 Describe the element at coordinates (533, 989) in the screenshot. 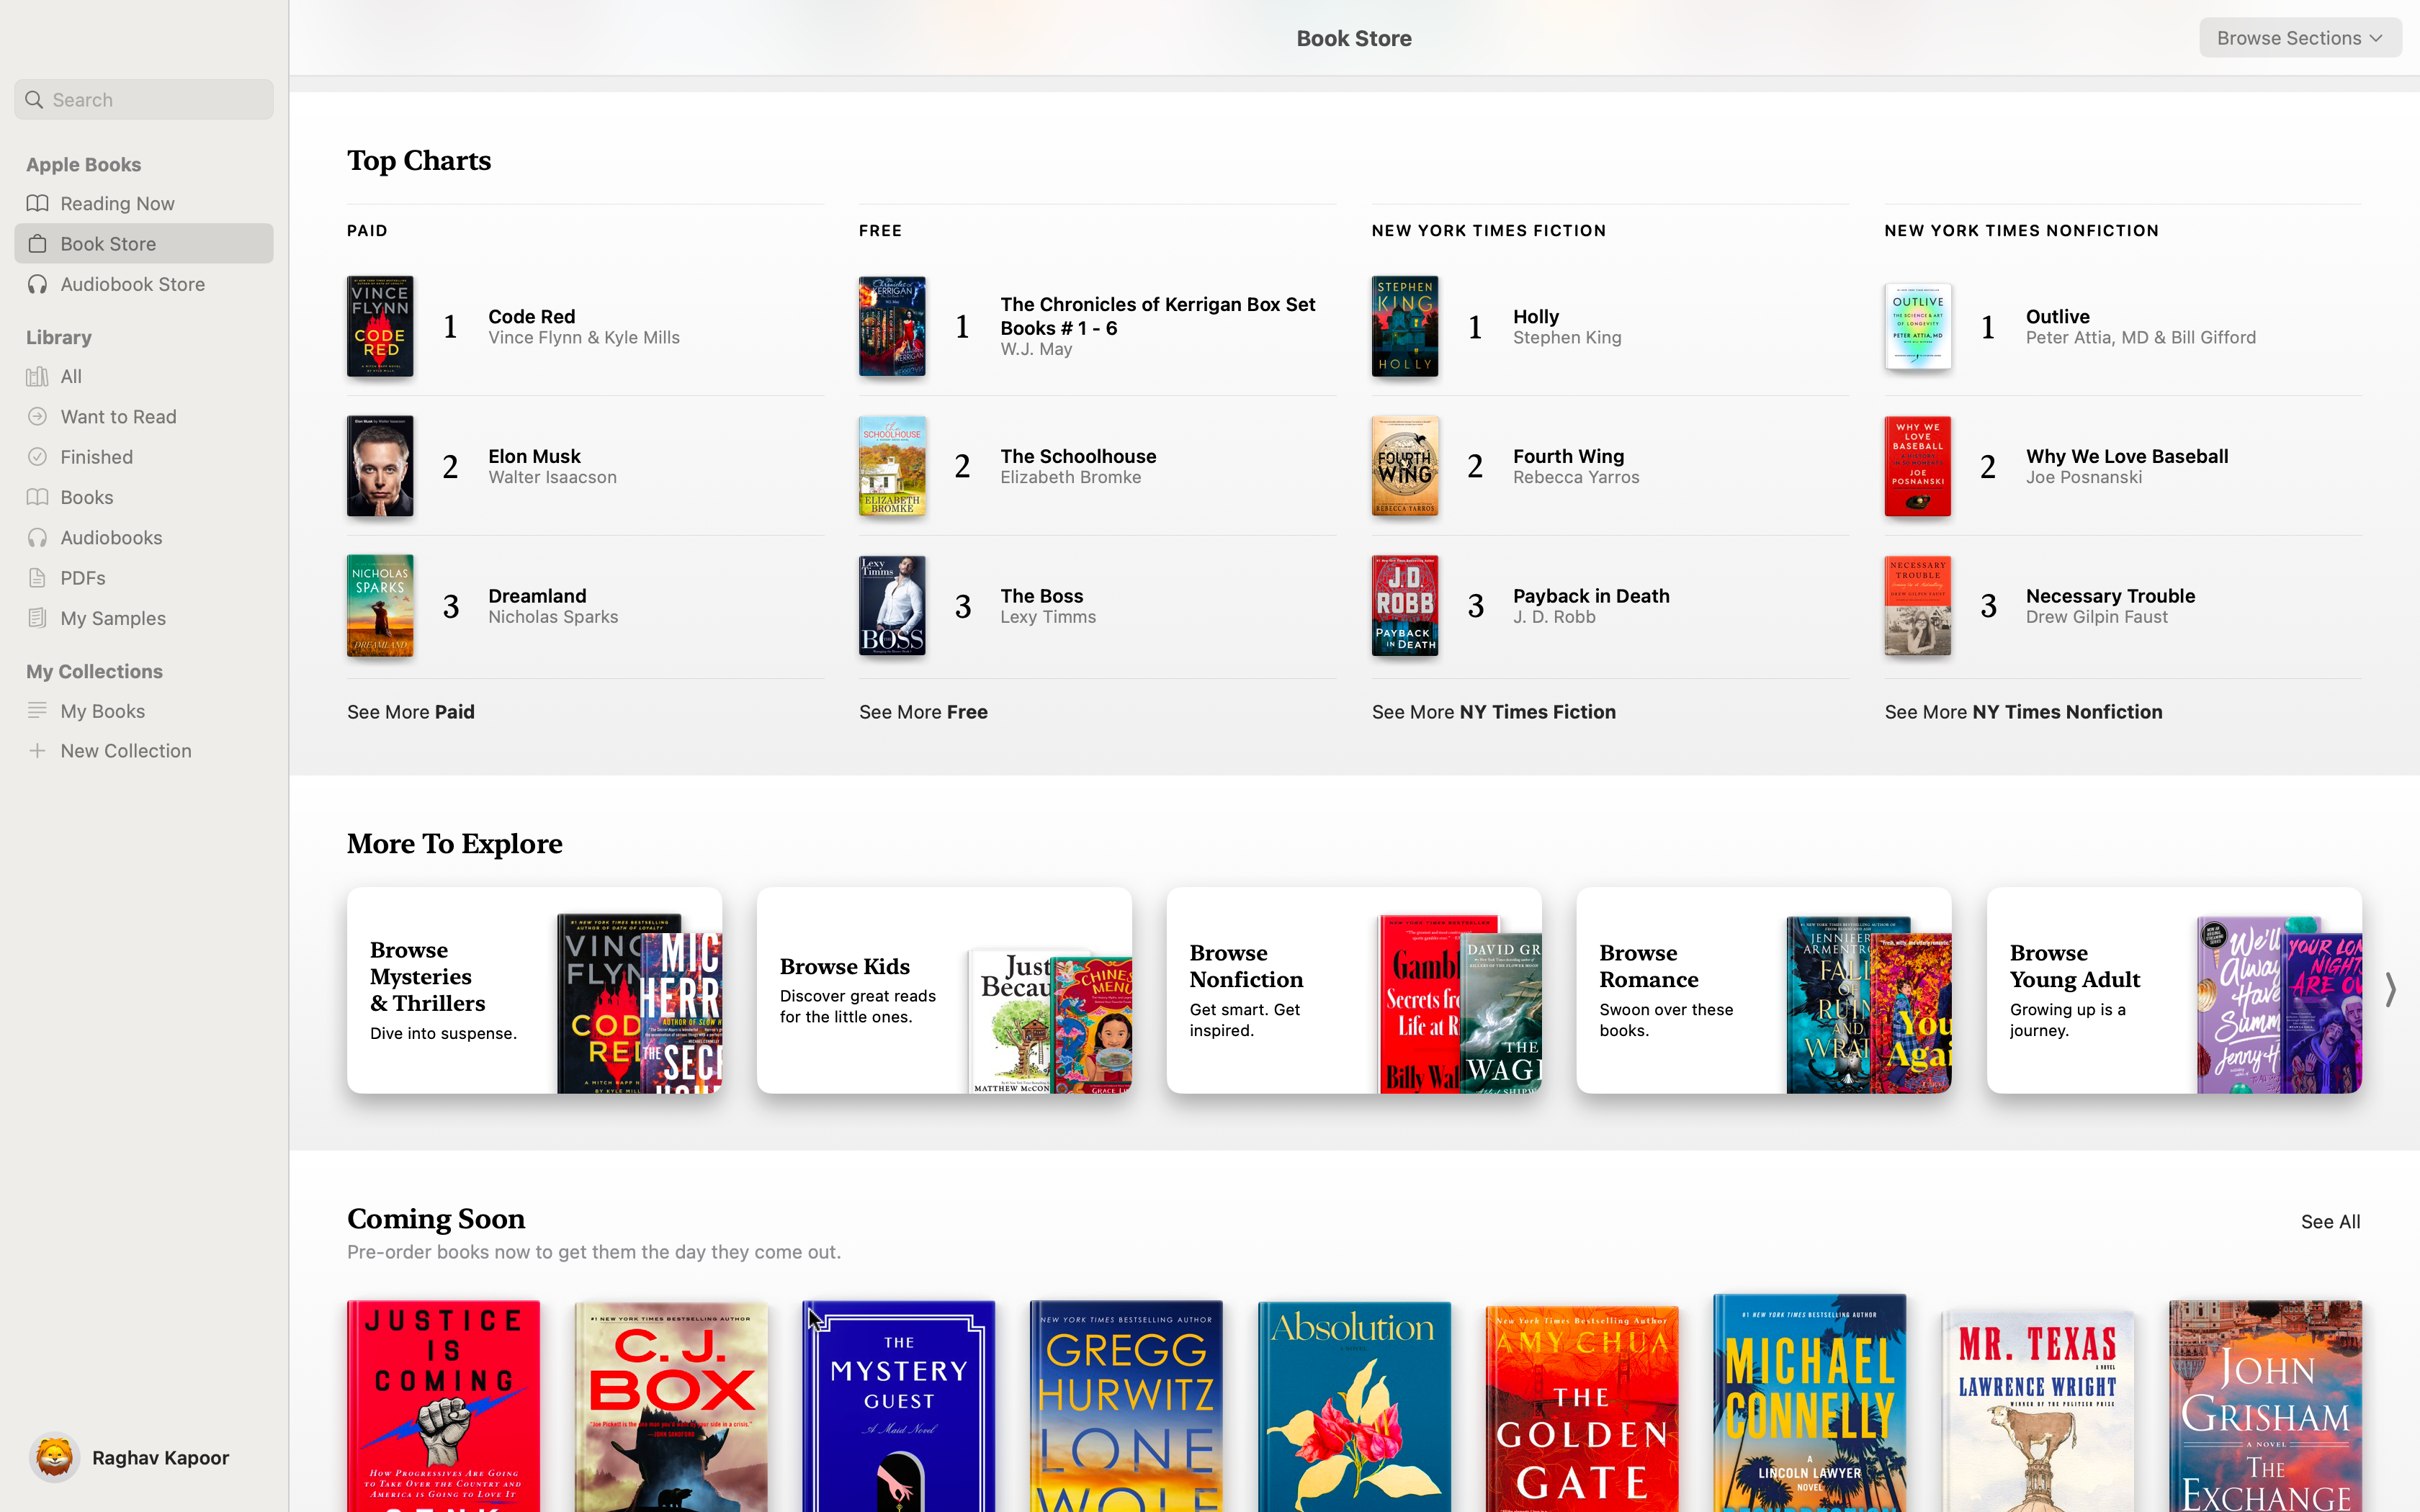

I see `Browse Mystery Books from "More to Explore" section` at that location.